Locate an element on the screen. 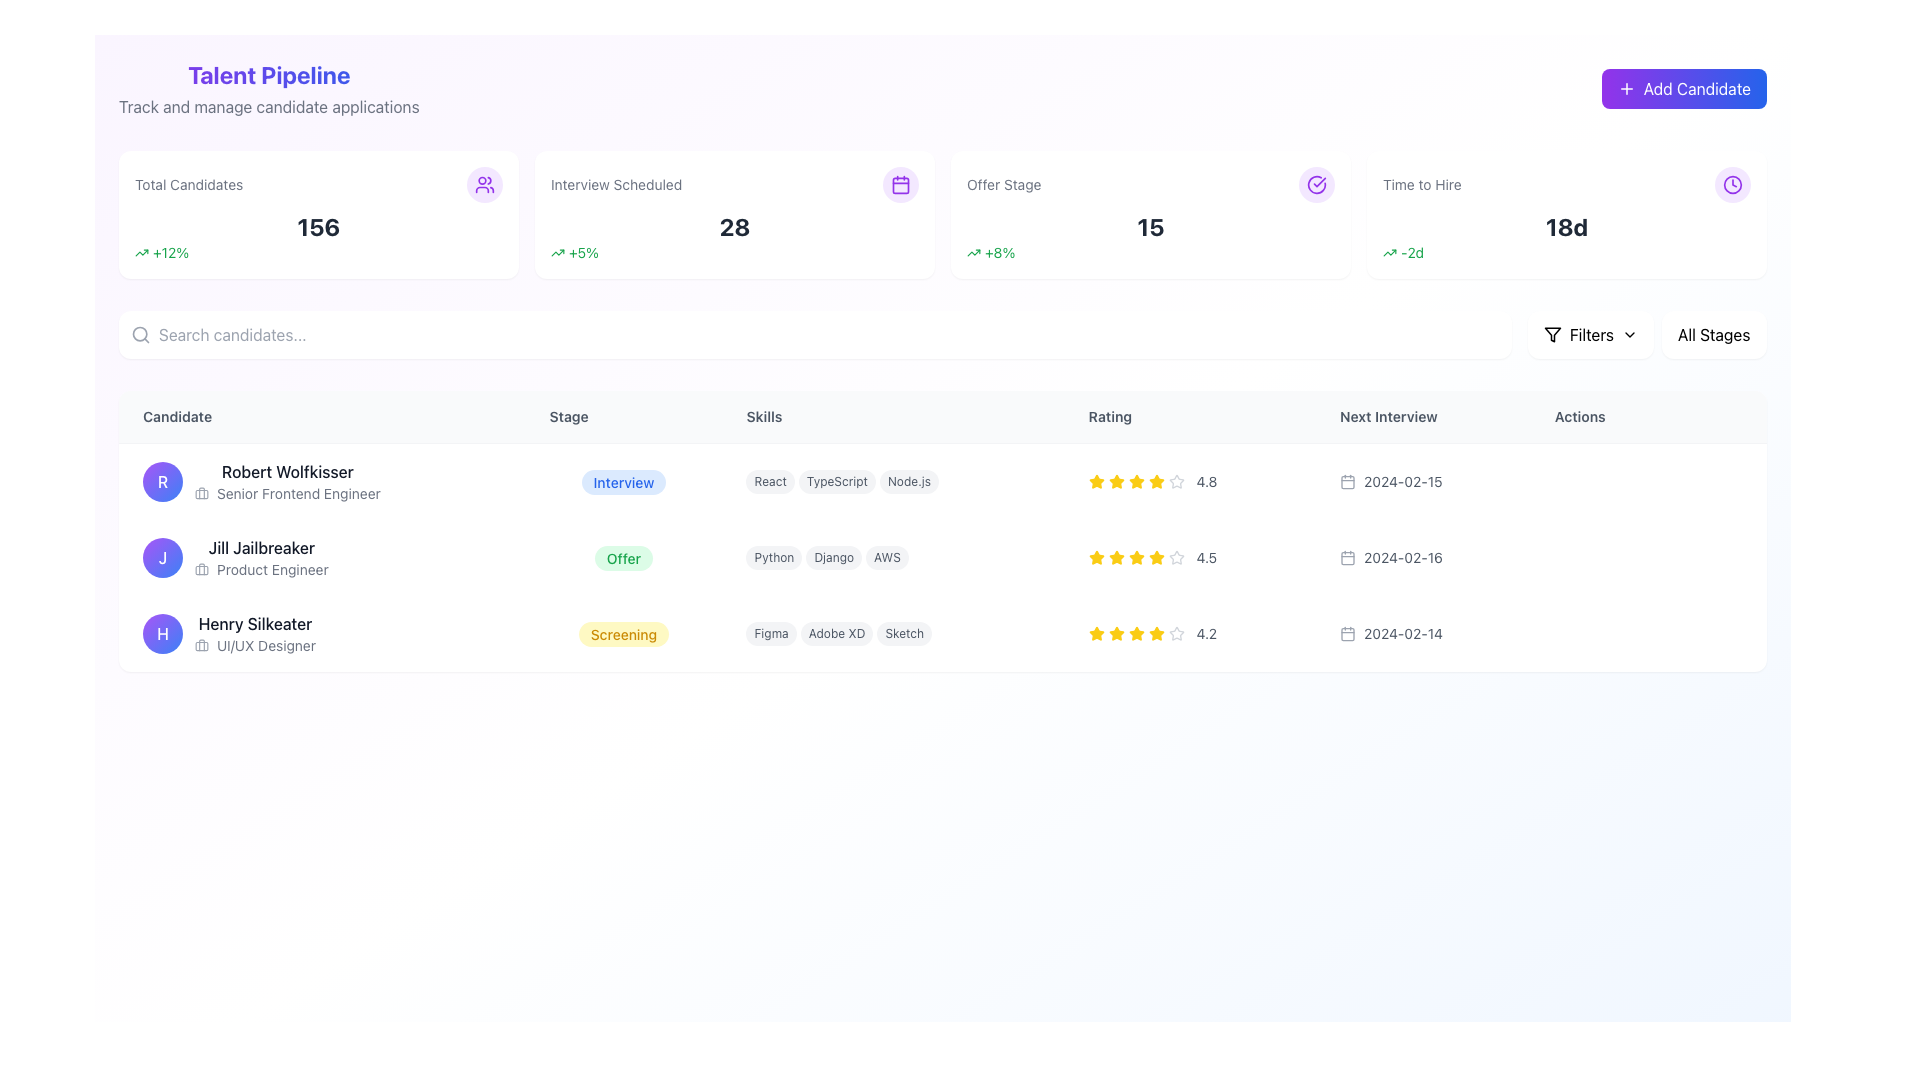 The height and width of the screenshot is (1080, 1920). the fifth star rating icon, which is outlined in gray and part of the 'Rating' column for the second candidate in the table is located at coordinates (1176, 558).